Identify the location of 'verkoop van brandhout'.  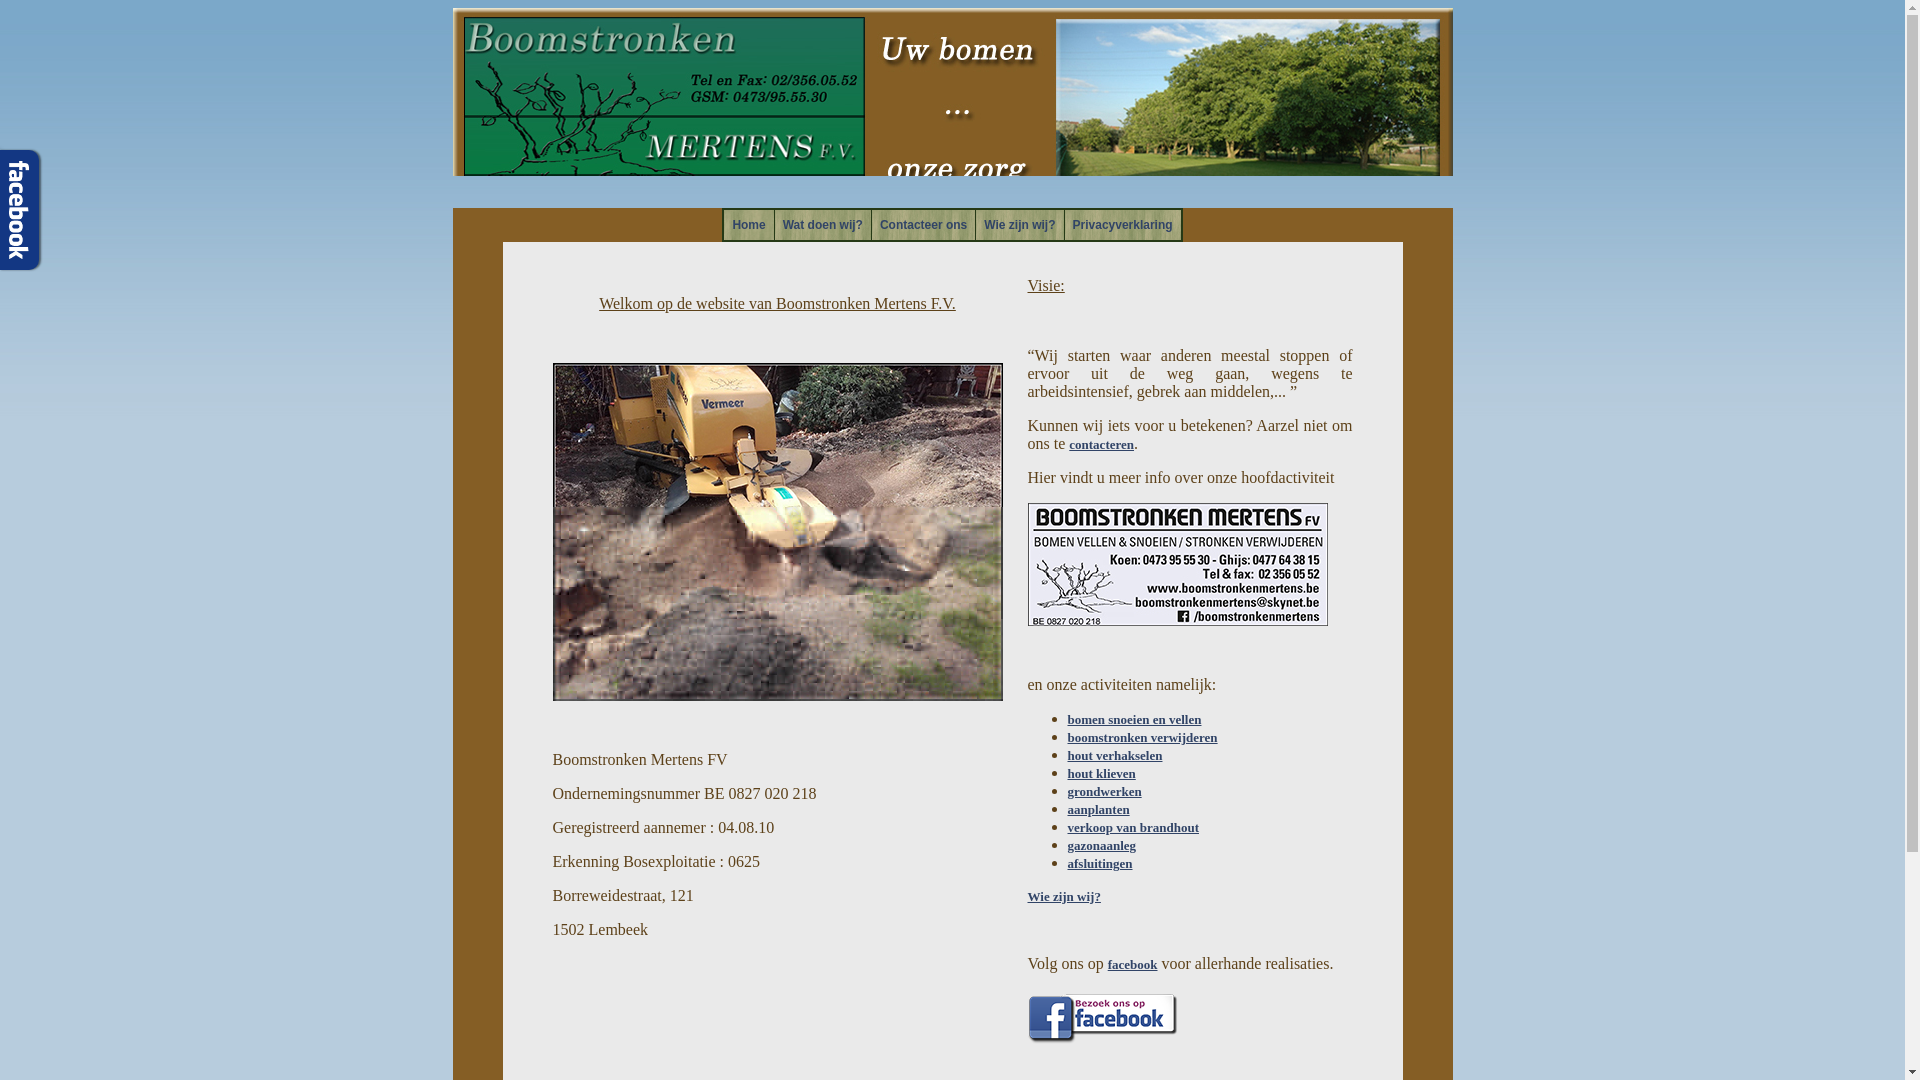
(1133, 827).